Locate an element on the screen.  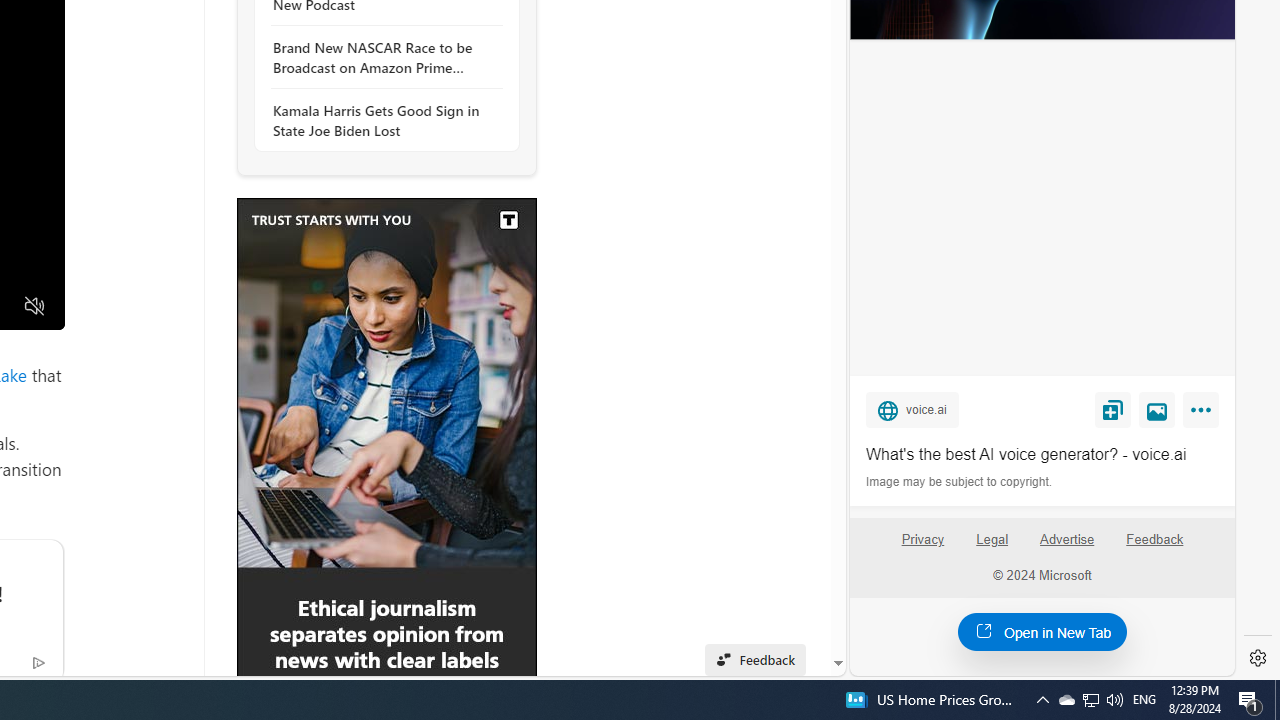
'Open in New Tab' is located at coordinates (1041, 631).